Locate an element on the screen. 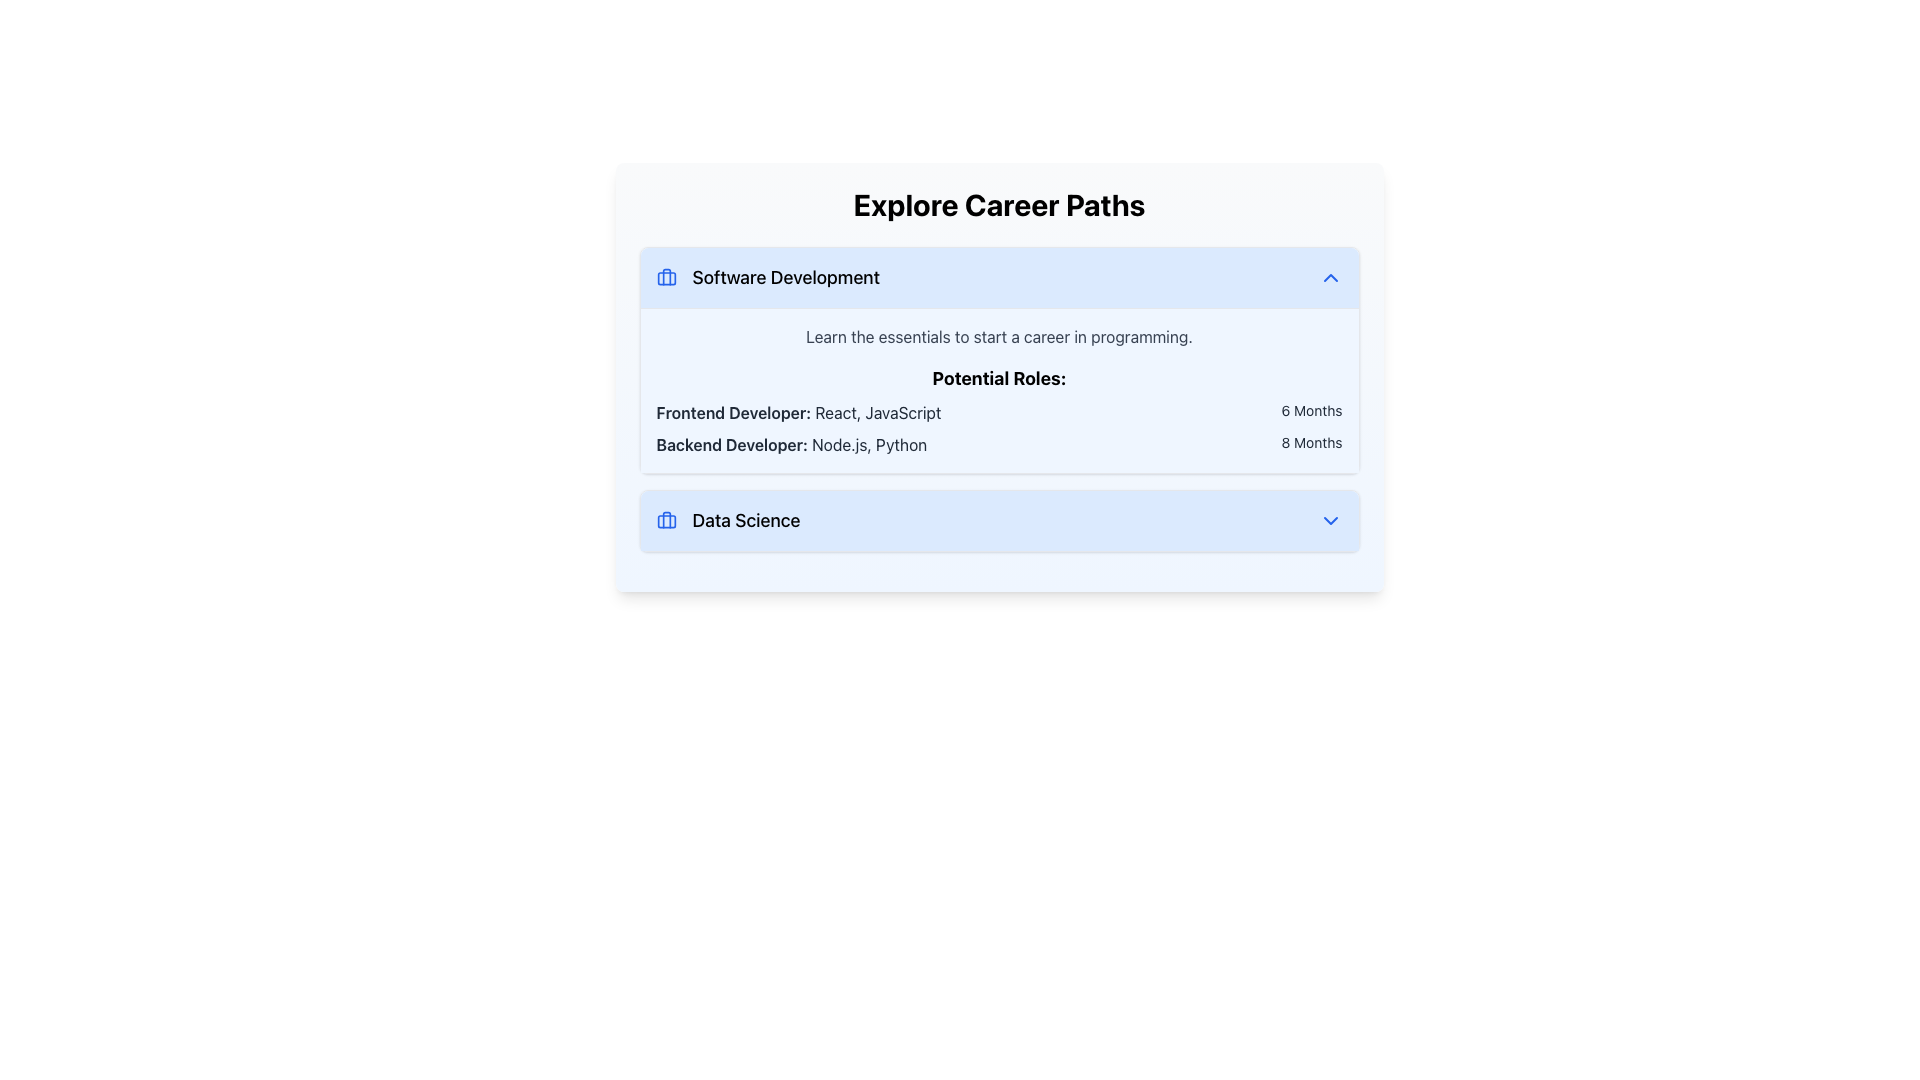 The image size is (1920, 1080). the Text Label that informs users about the role of a Backend Developer and associated technologies like Node.js and Python for accessibility is located at coordinates (790, 443).